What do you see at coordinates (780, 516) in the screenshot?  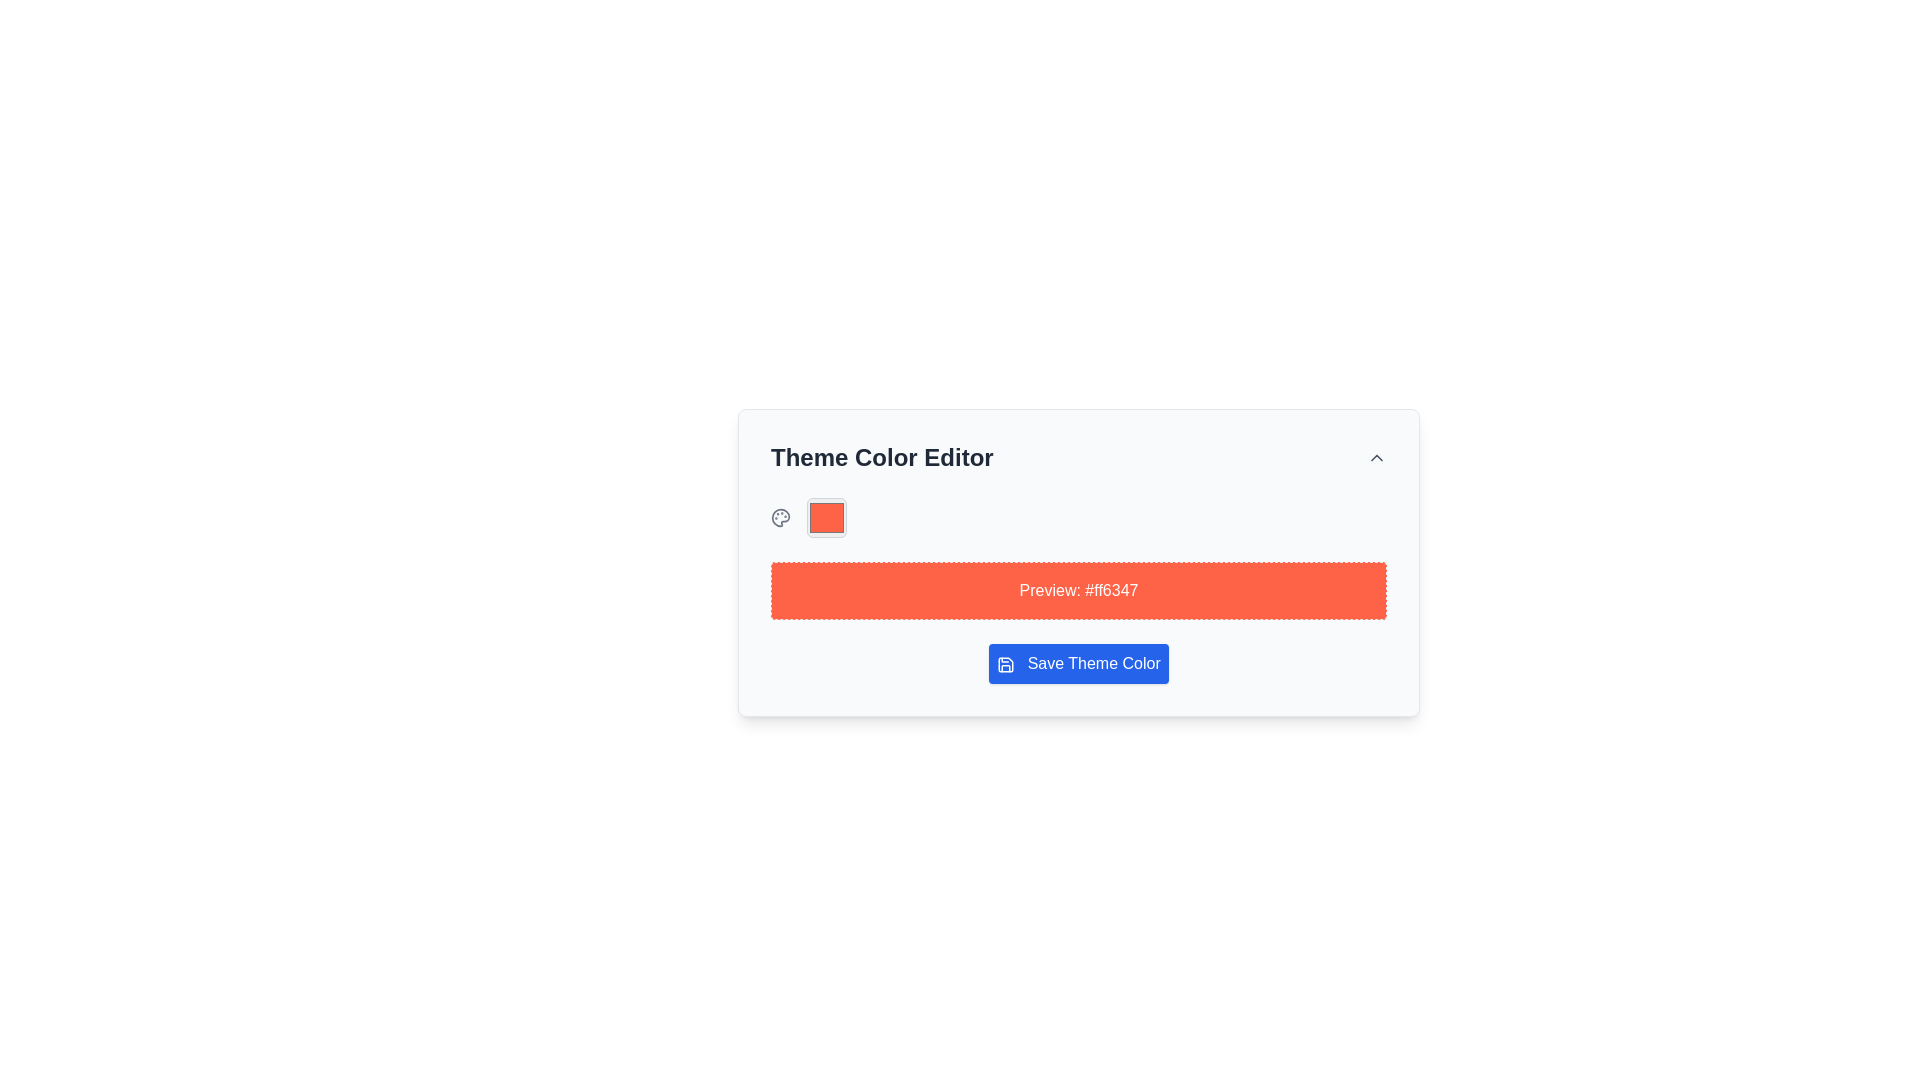 I see `the first circular icon resembling a painter's palette in the color editor header, which is situated to the far left of its group` at bounding box center [780, 516].